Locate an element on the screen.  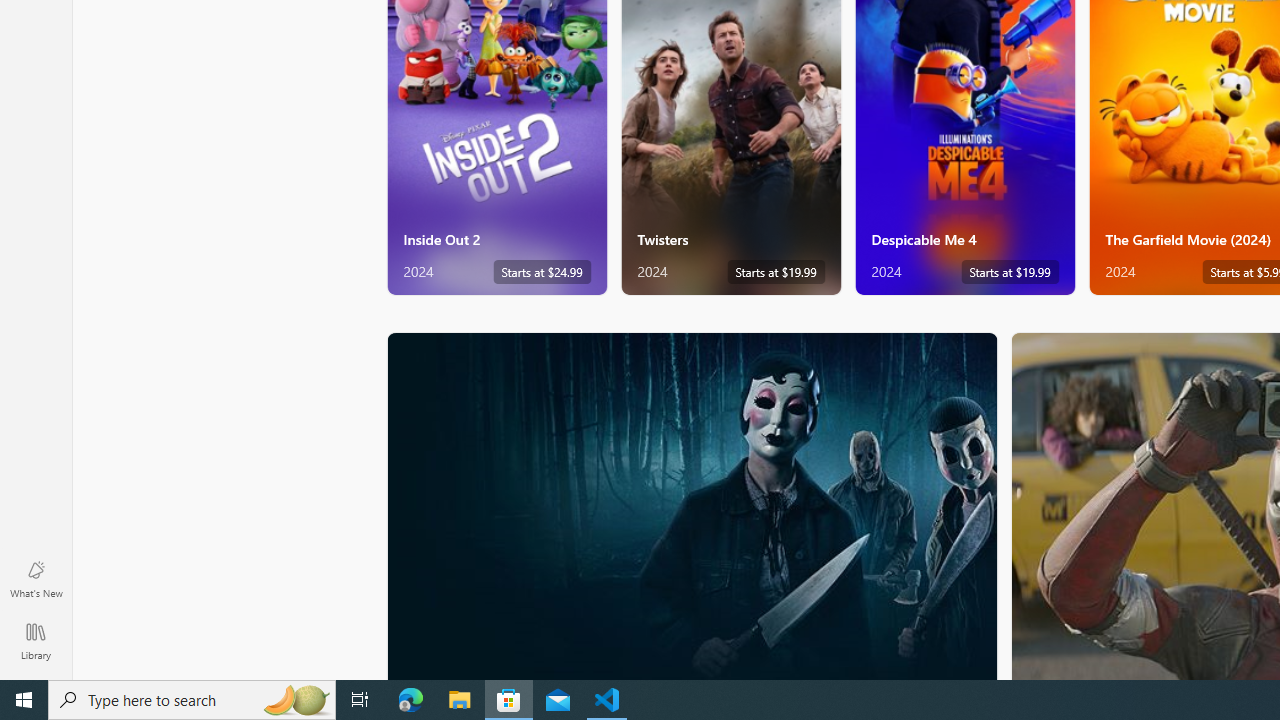
'AutomationID: PosterImage' is located at coordinates (691, 505).